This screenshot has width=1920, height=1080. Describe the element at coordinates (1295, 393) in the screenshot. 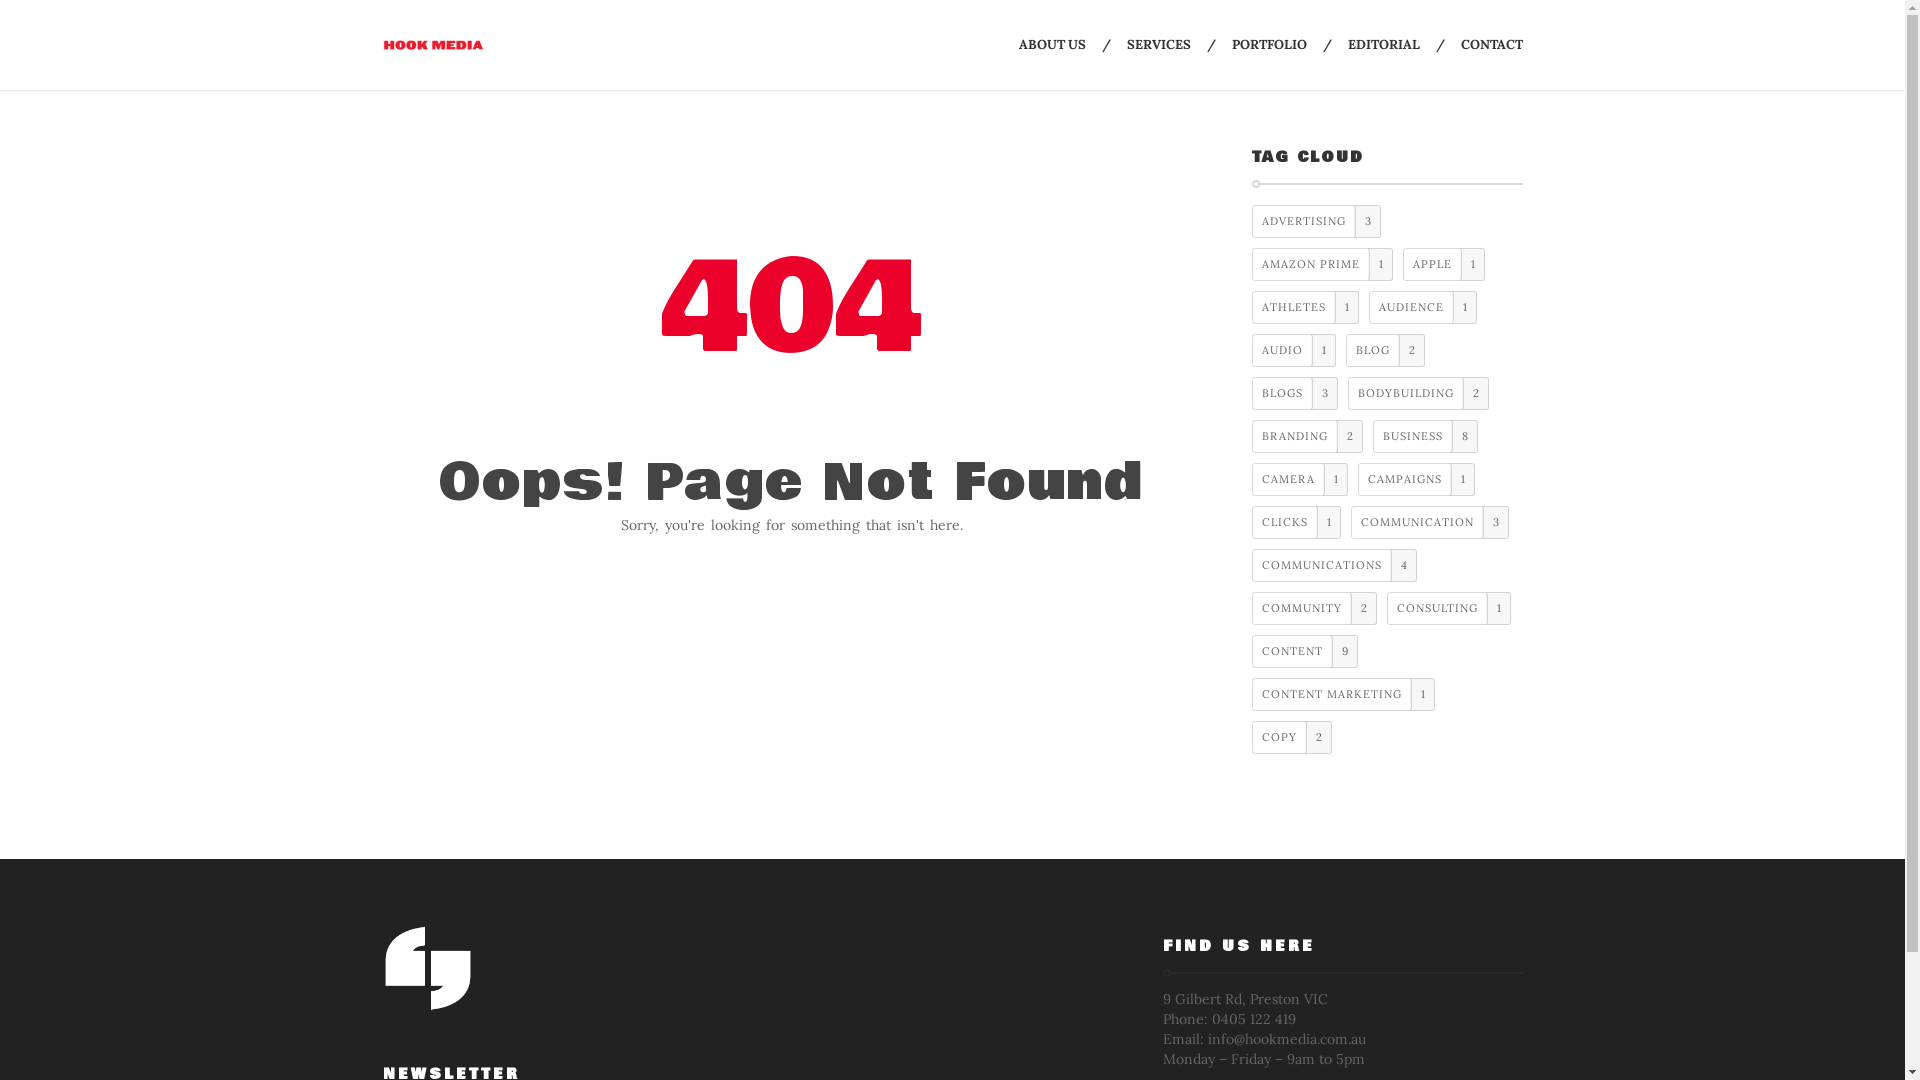

I see `'BLOGS3'` at that location.